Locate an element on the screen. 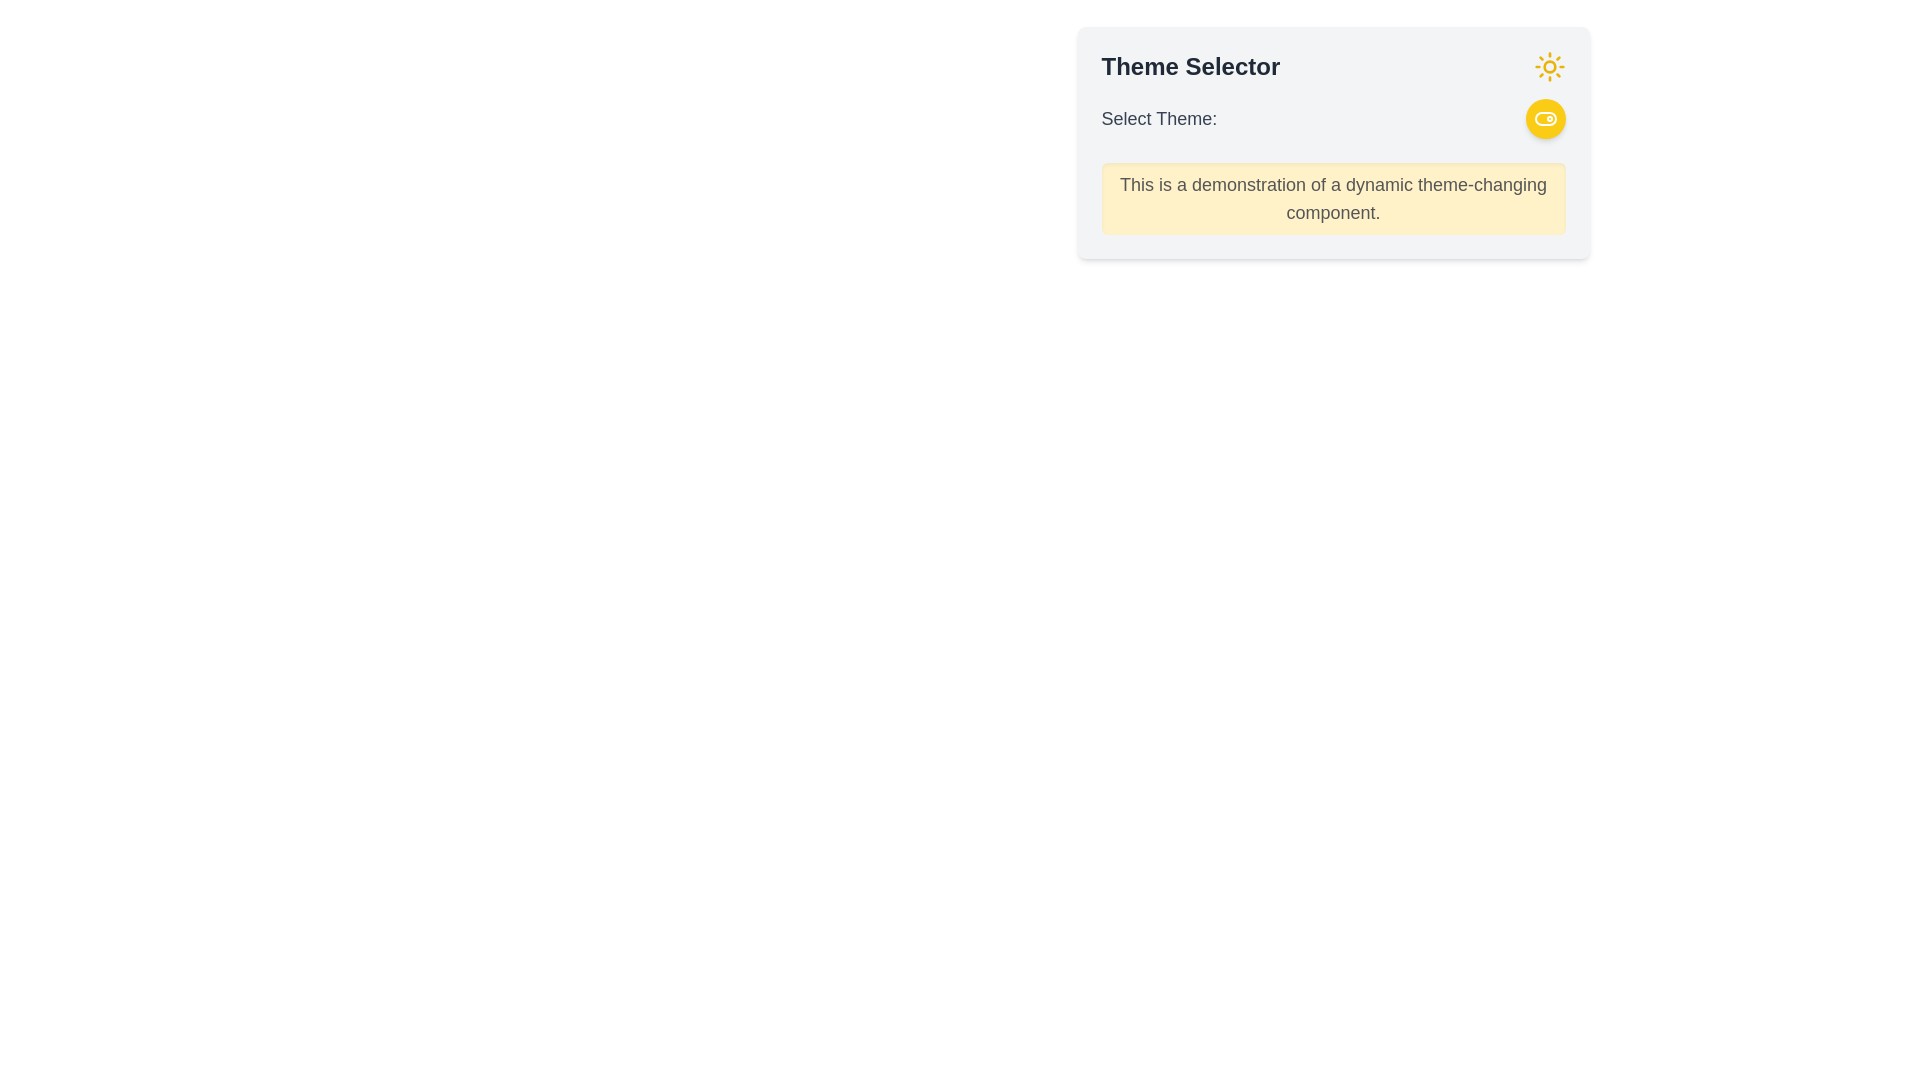 This screenshot has width=1920, height=1080. the sun-like icon, which is part of the 'Theme Selector' section, located immediately to the right of the 'Theme Selector' text label is located at coordinates (1548, 65).